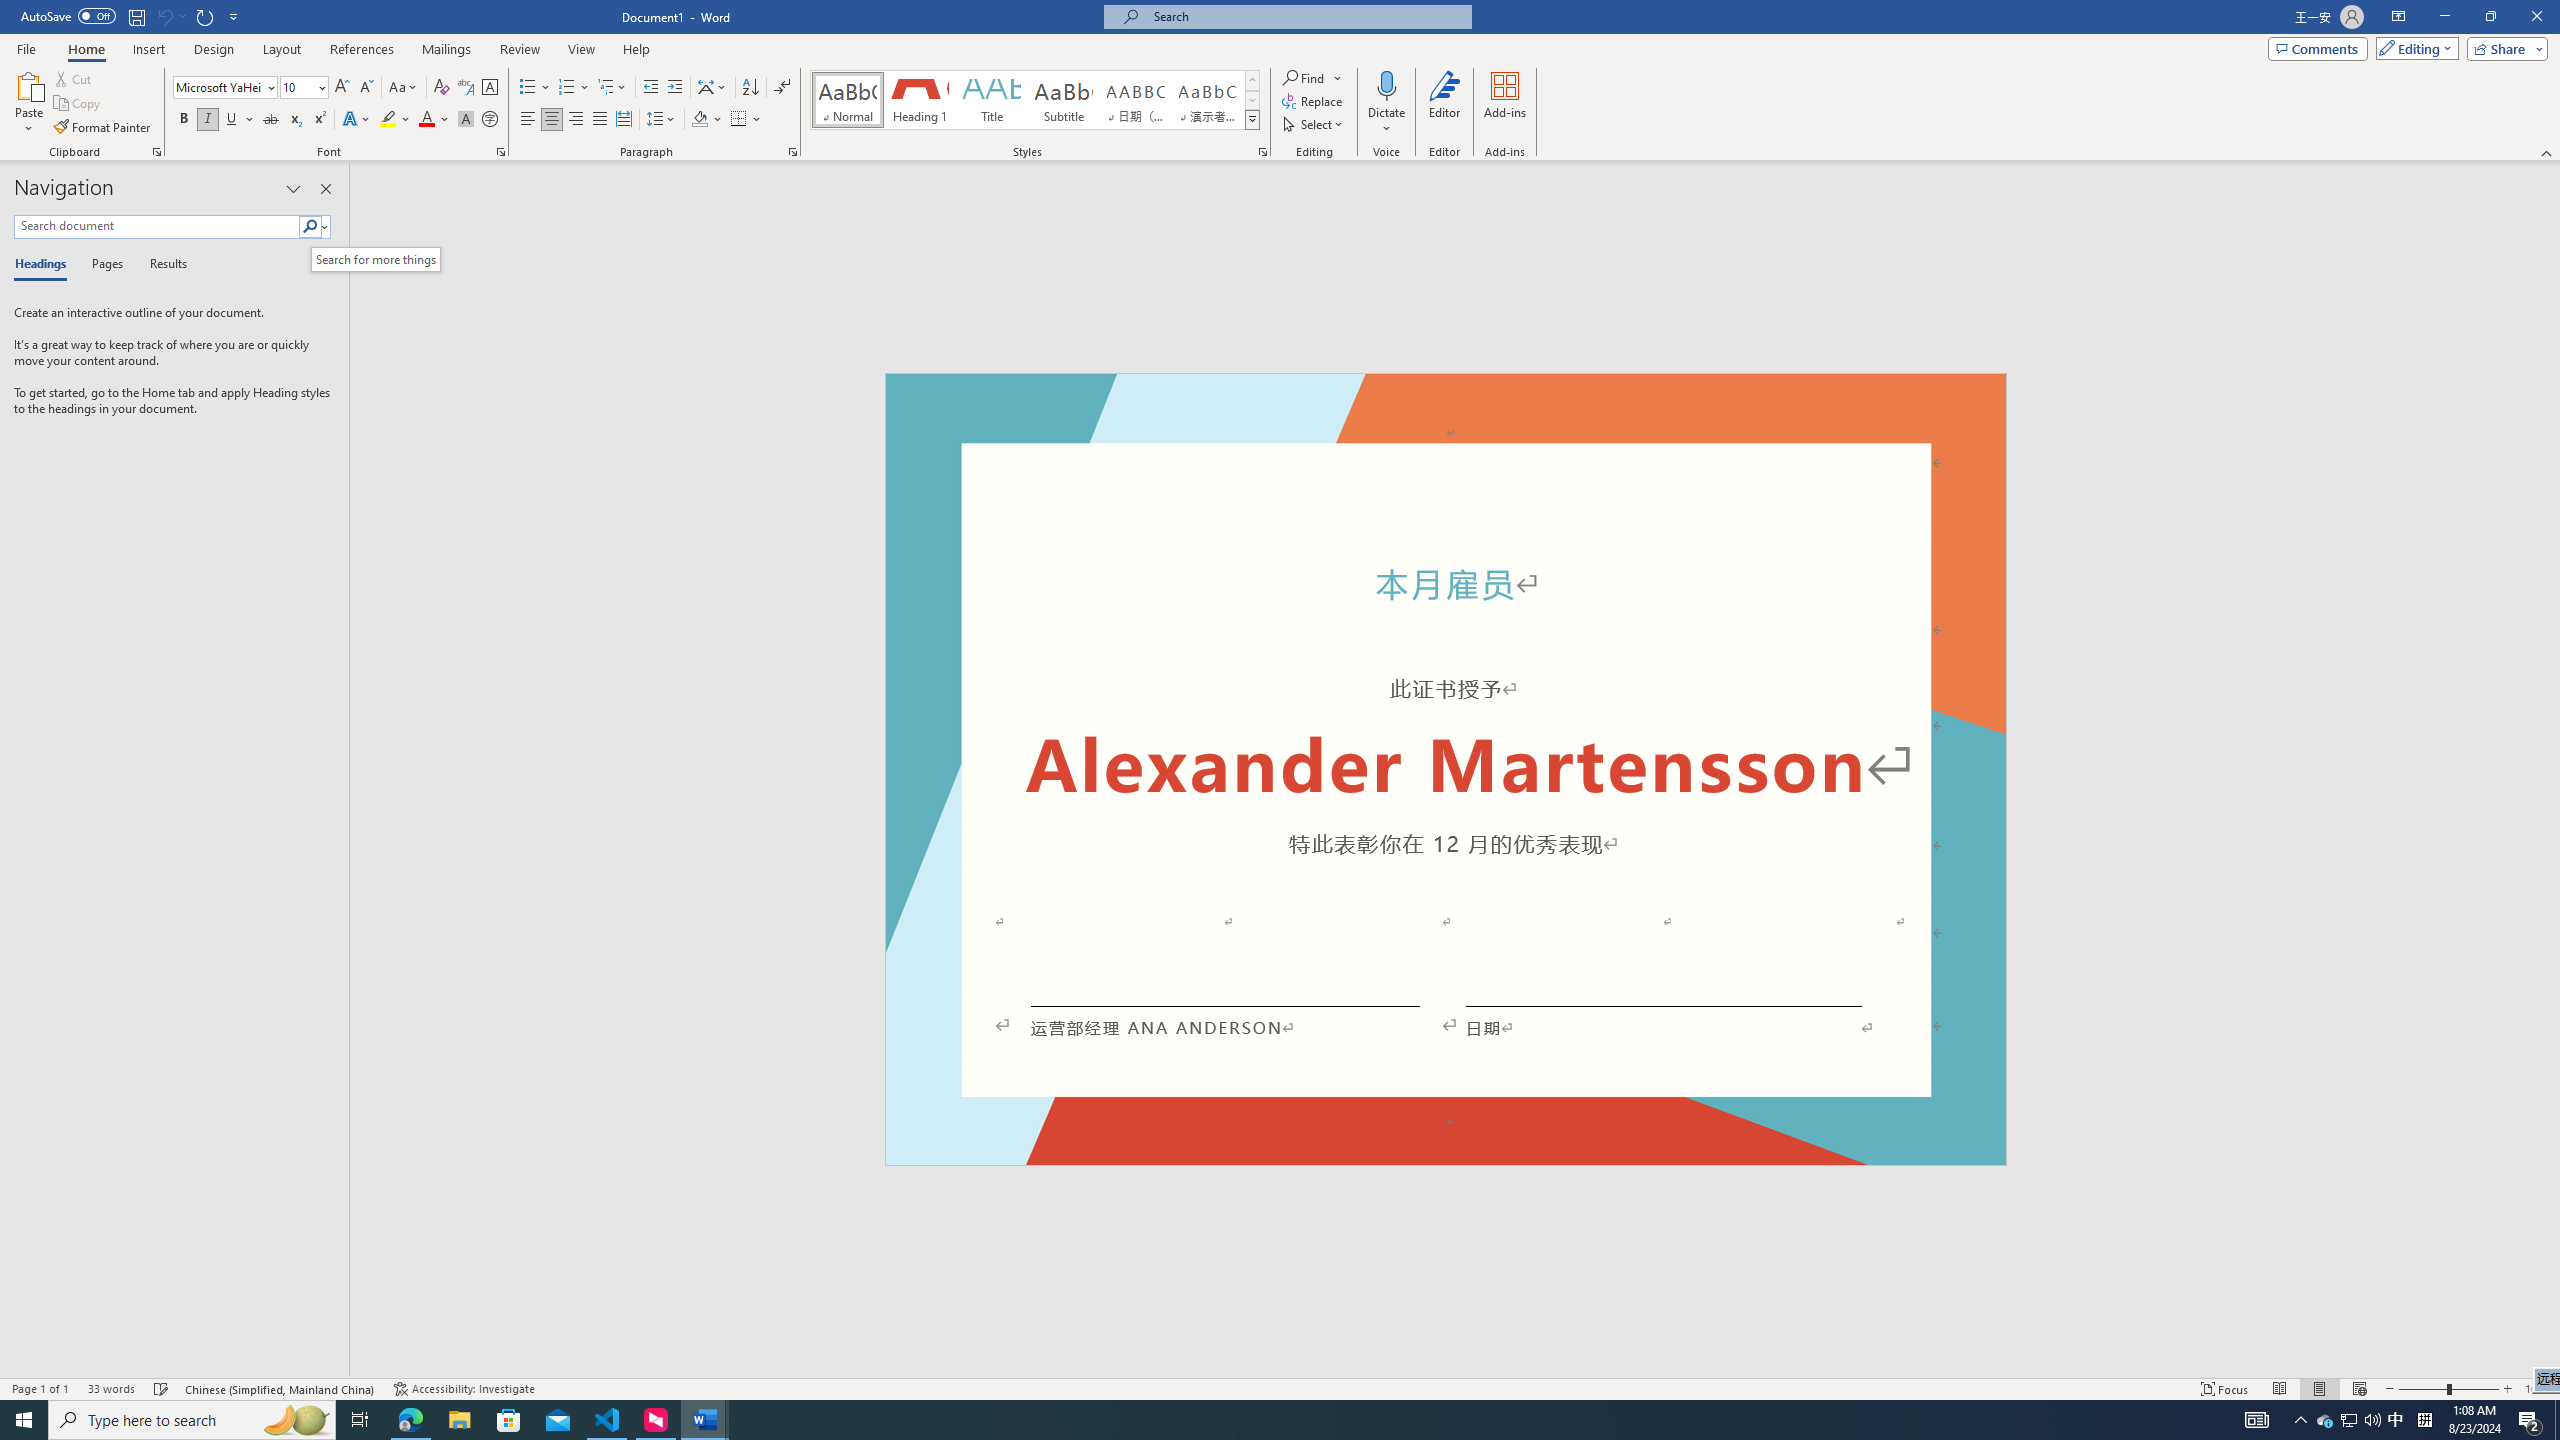 This screenshot has width=2560, height=1440. What do you see at coordinates (170, 15) in the screenshot?
I see `'Can'` at bounding box center [170, 15].